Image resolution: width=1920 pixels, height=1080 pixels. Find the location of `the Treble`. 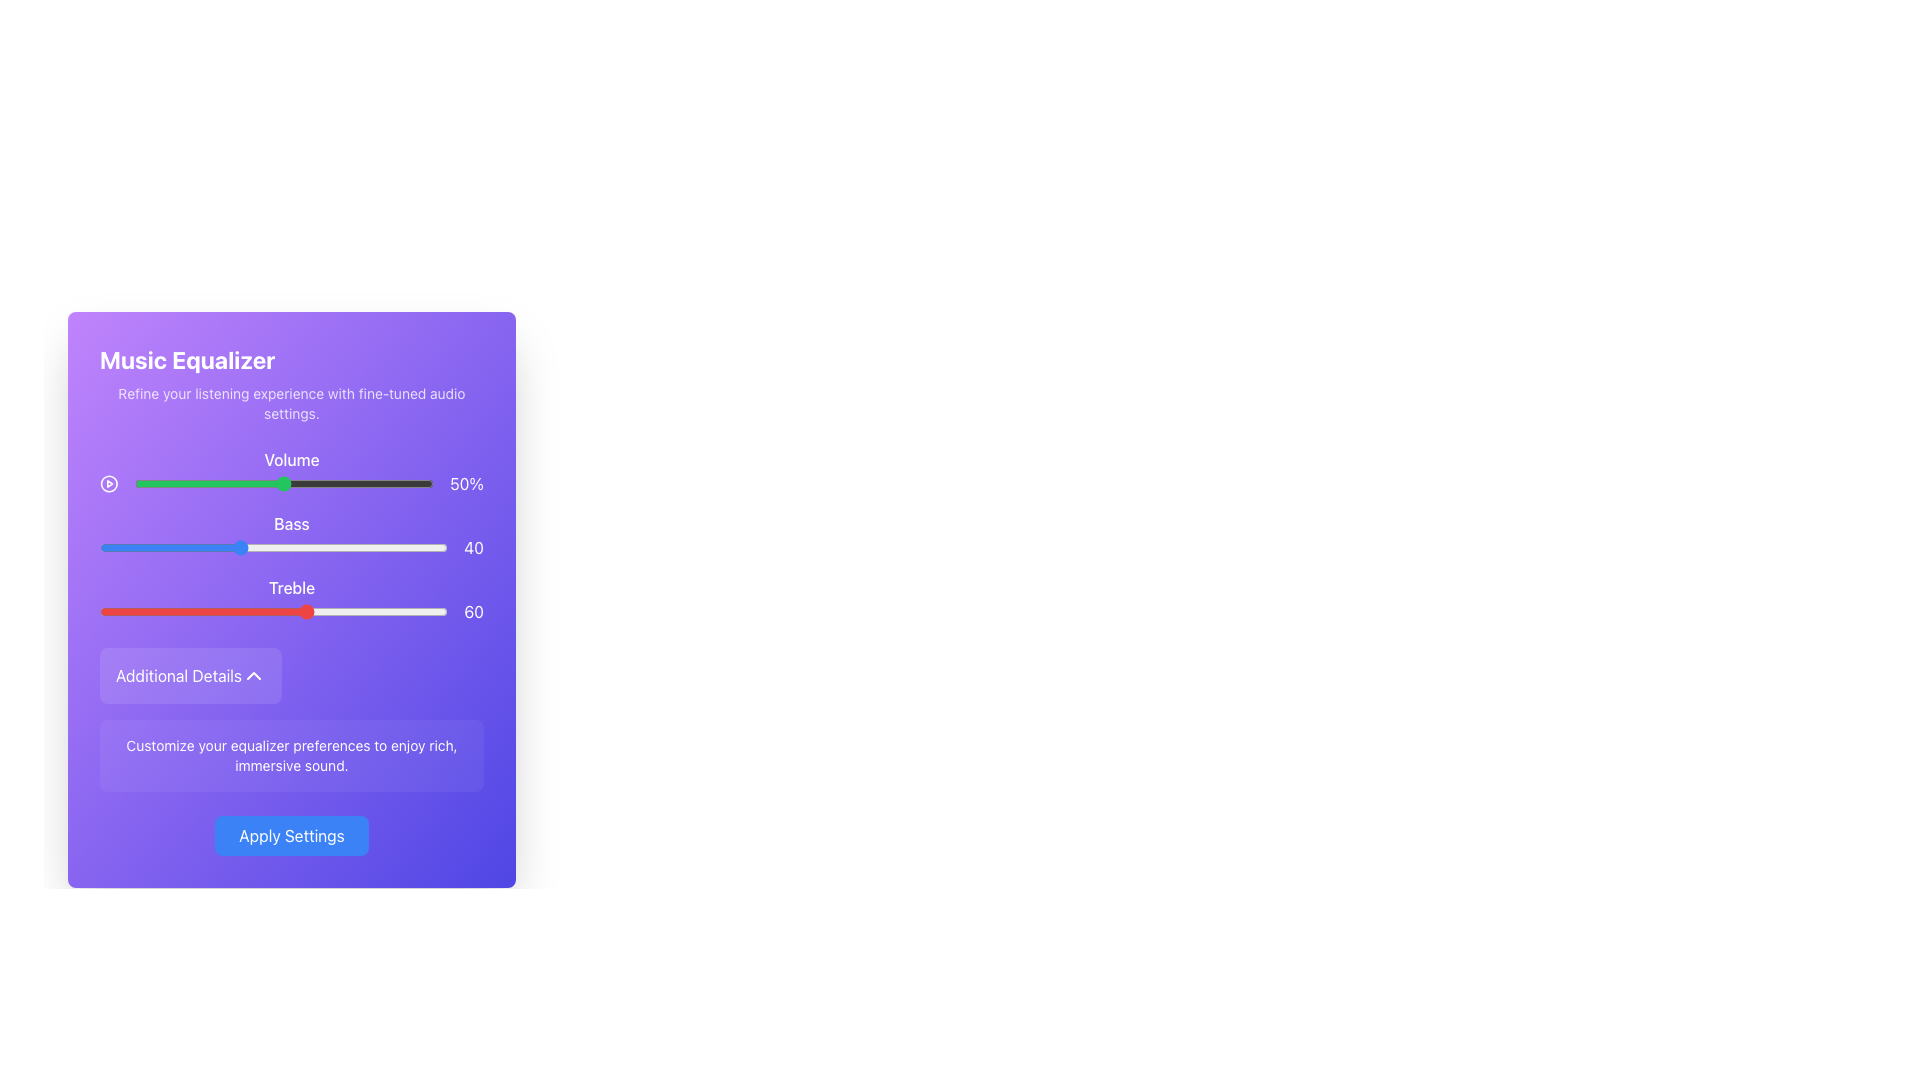

the Treble is located at coordinates (322, 611).